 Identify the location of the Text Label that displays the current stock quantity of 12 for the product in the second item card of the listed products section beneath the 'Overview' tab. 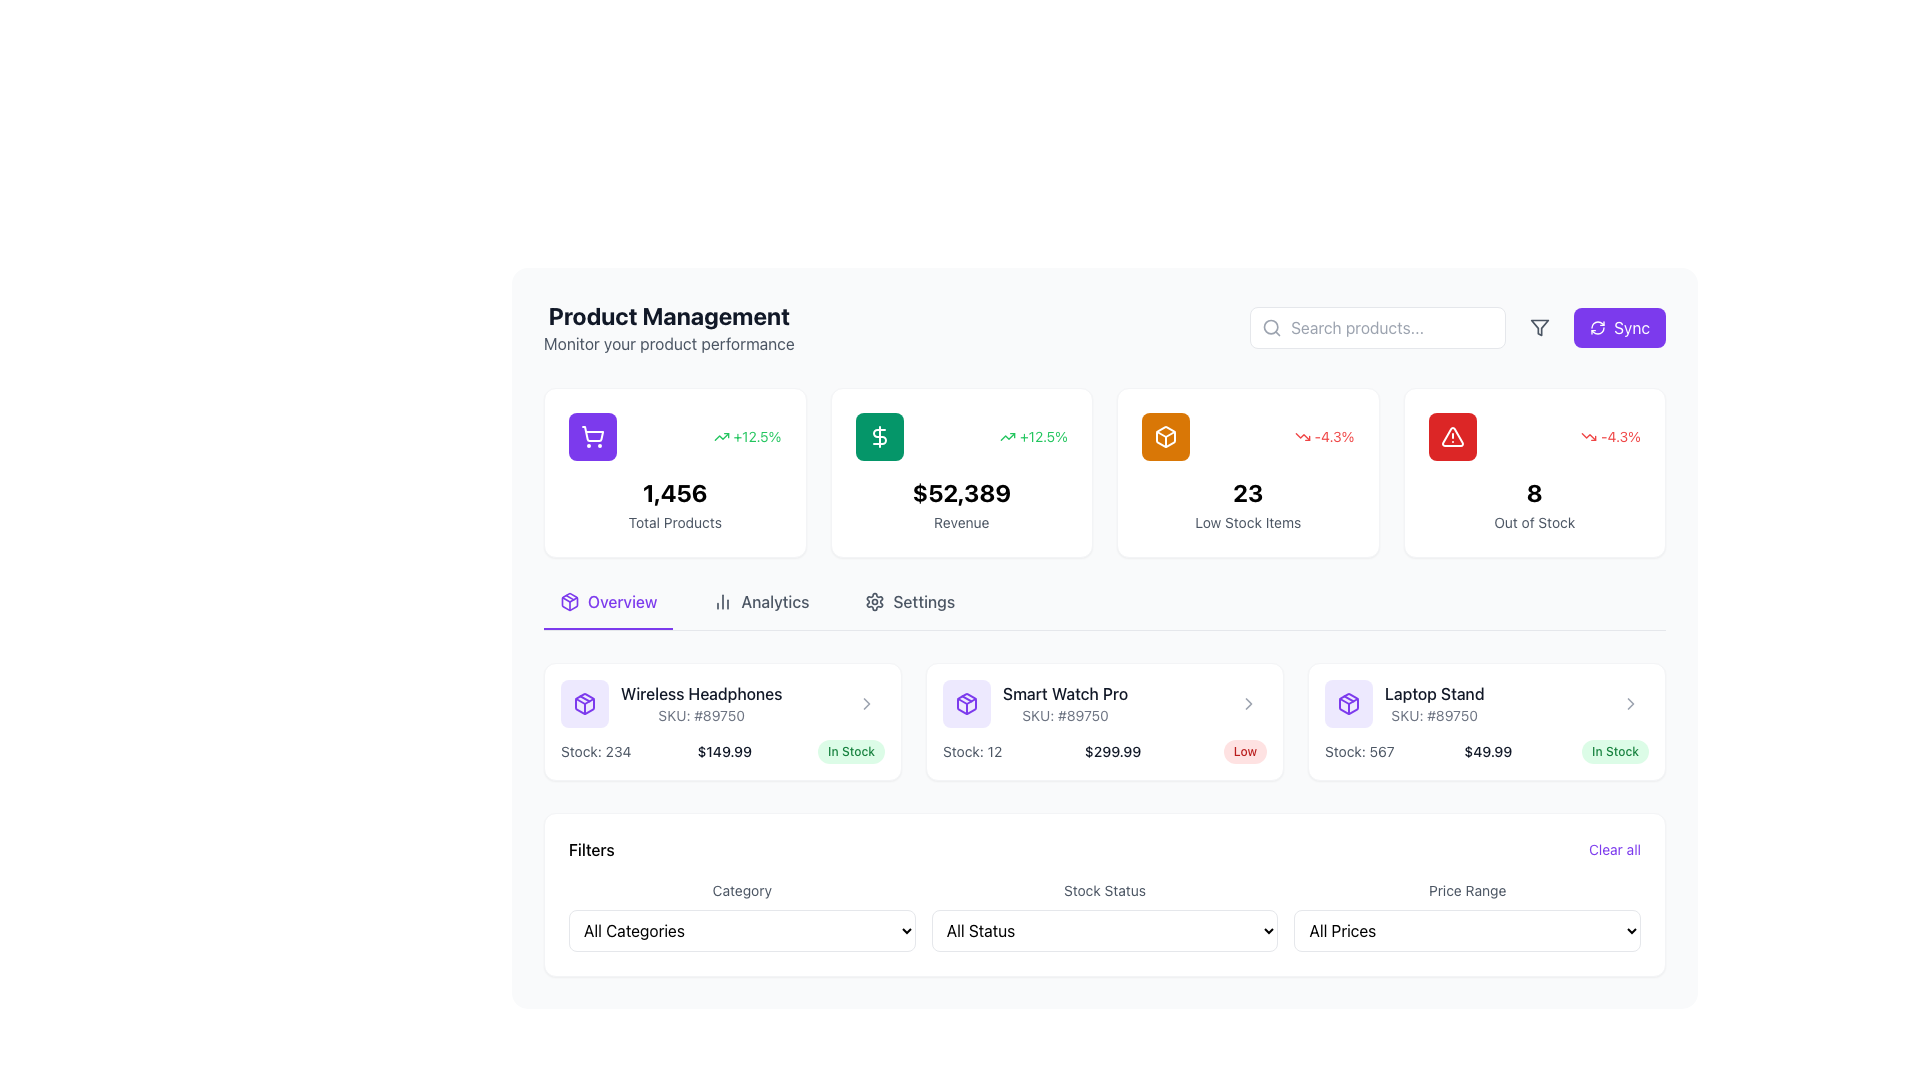
(972, 752).